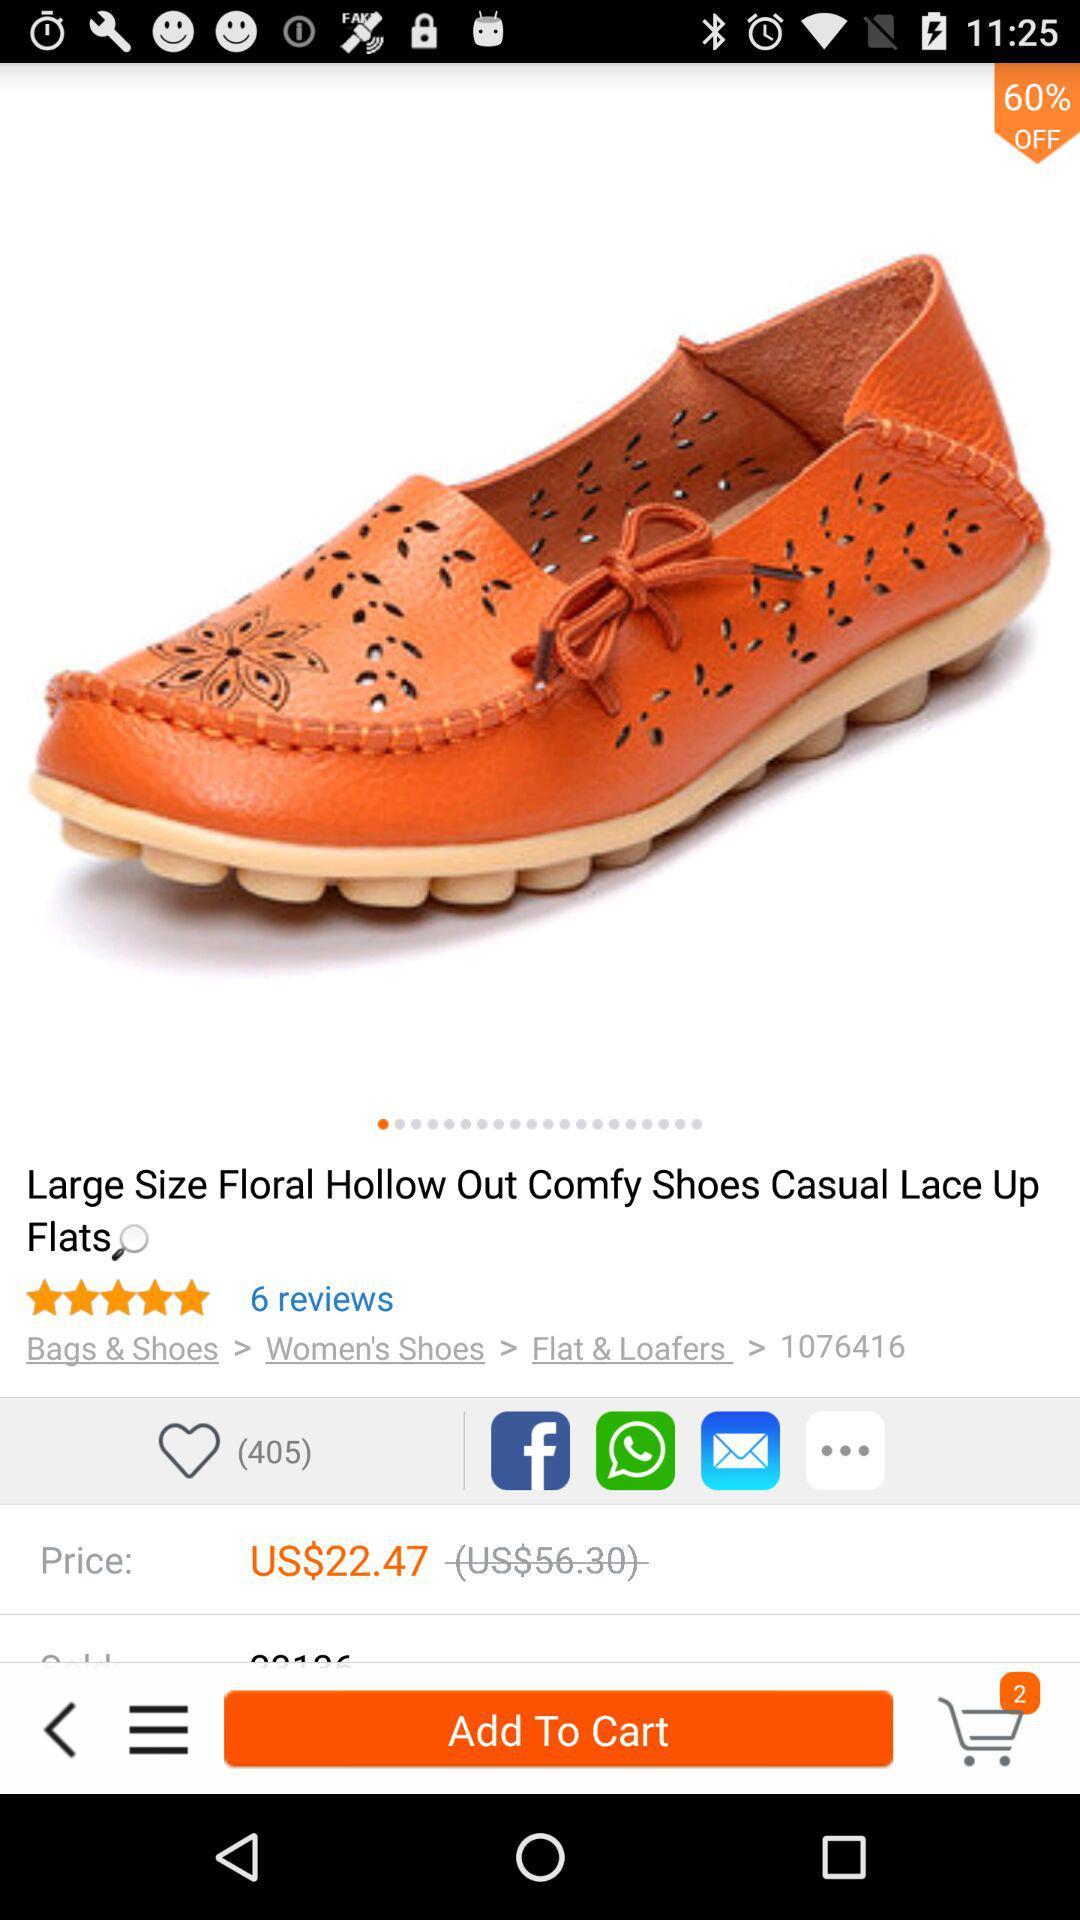  What do you see at coordinates (647, 1124) in the screenshot?
I see `previous images` at bounding box center [647, 1124].